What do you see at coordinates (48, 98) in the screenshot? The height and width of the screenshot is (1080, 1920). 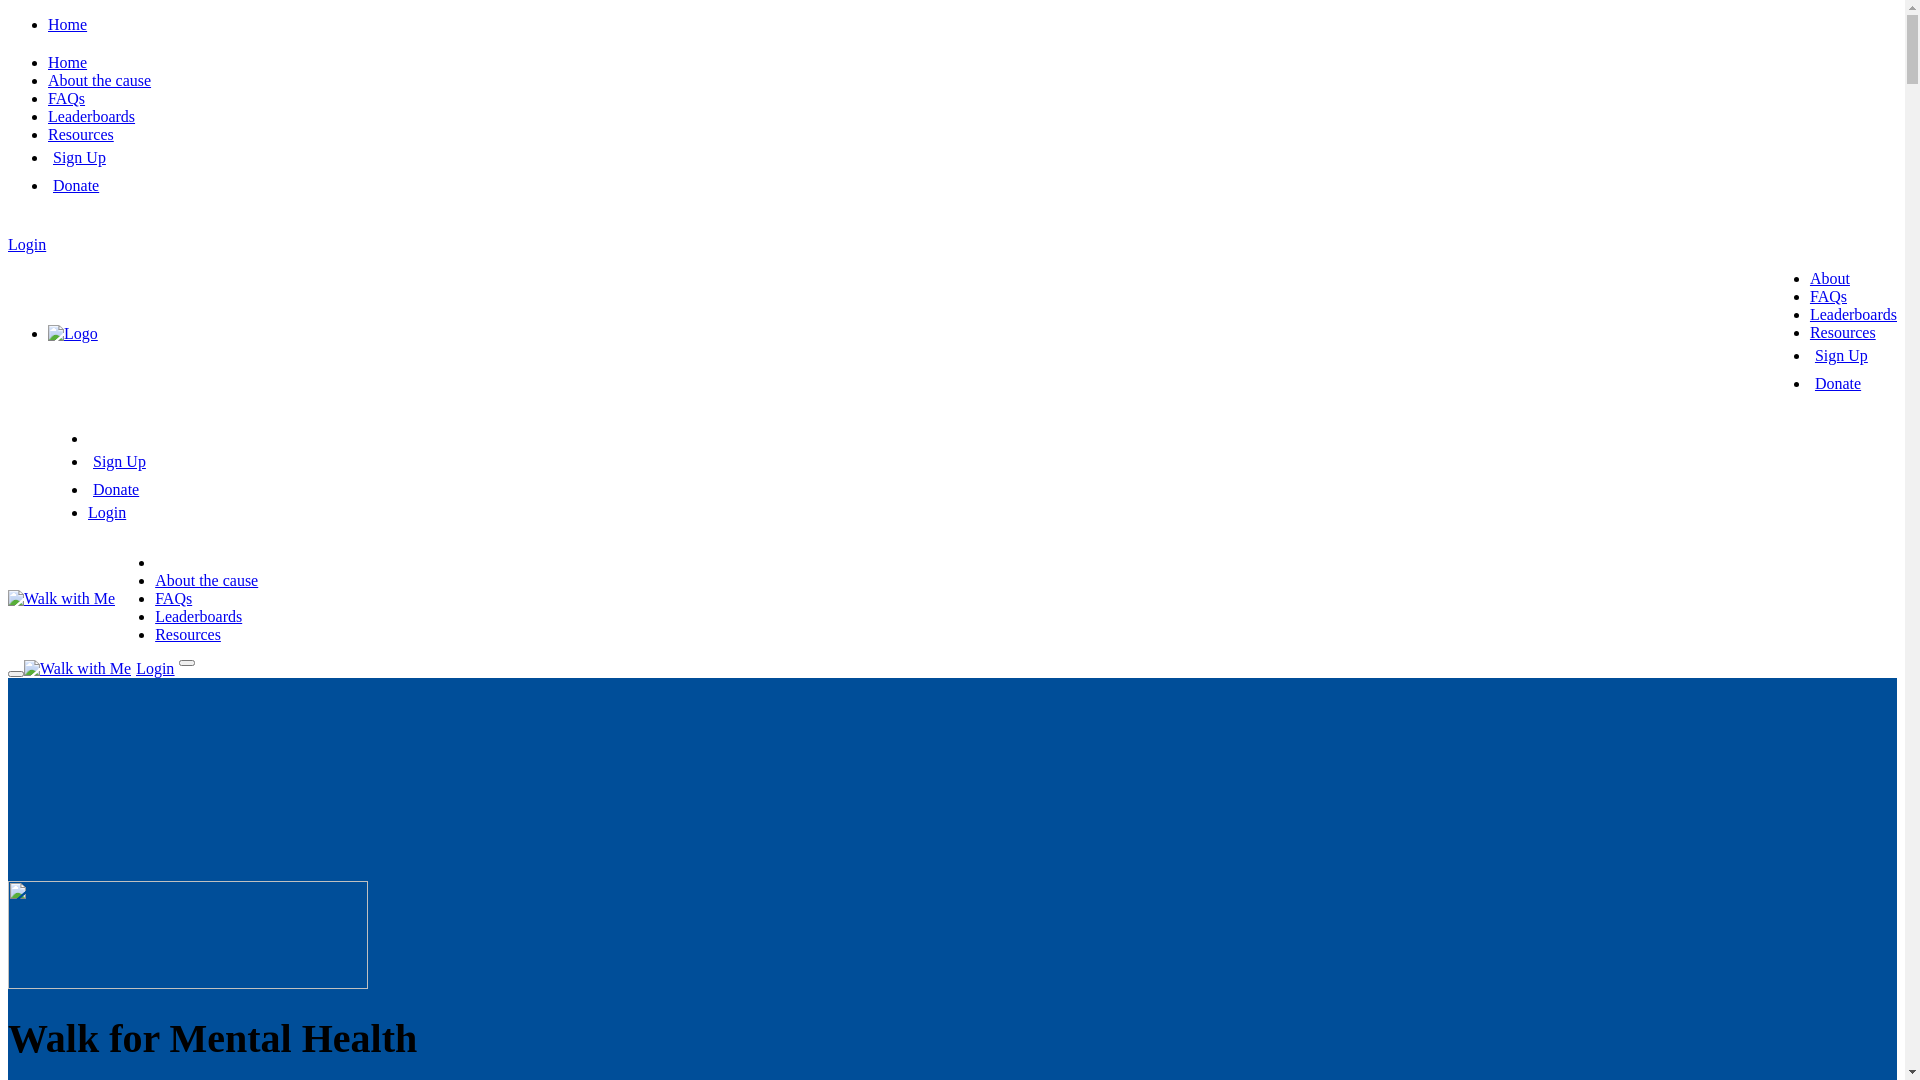 I see `'FAQs'` at bounding box center [48, 98].